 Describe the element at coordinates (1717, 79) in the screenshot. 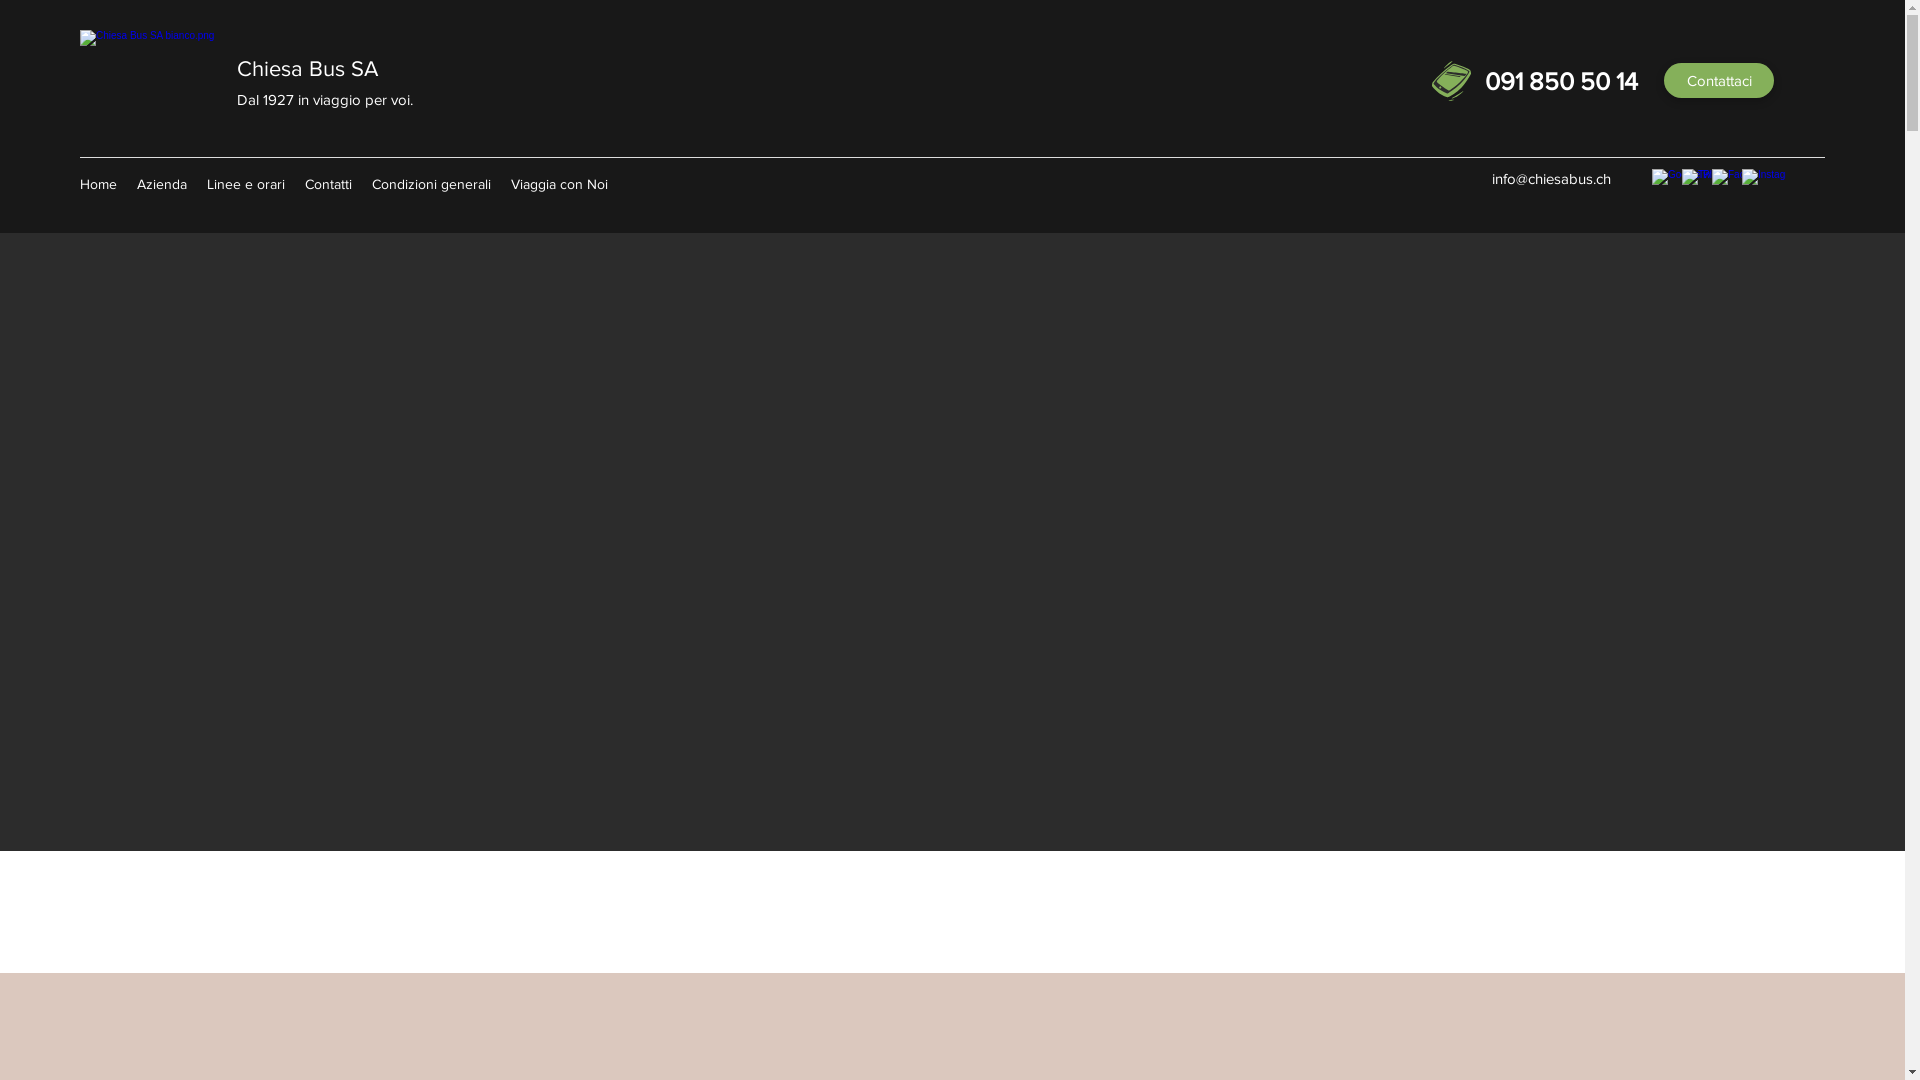

I see `'Contattaci'` at that location.